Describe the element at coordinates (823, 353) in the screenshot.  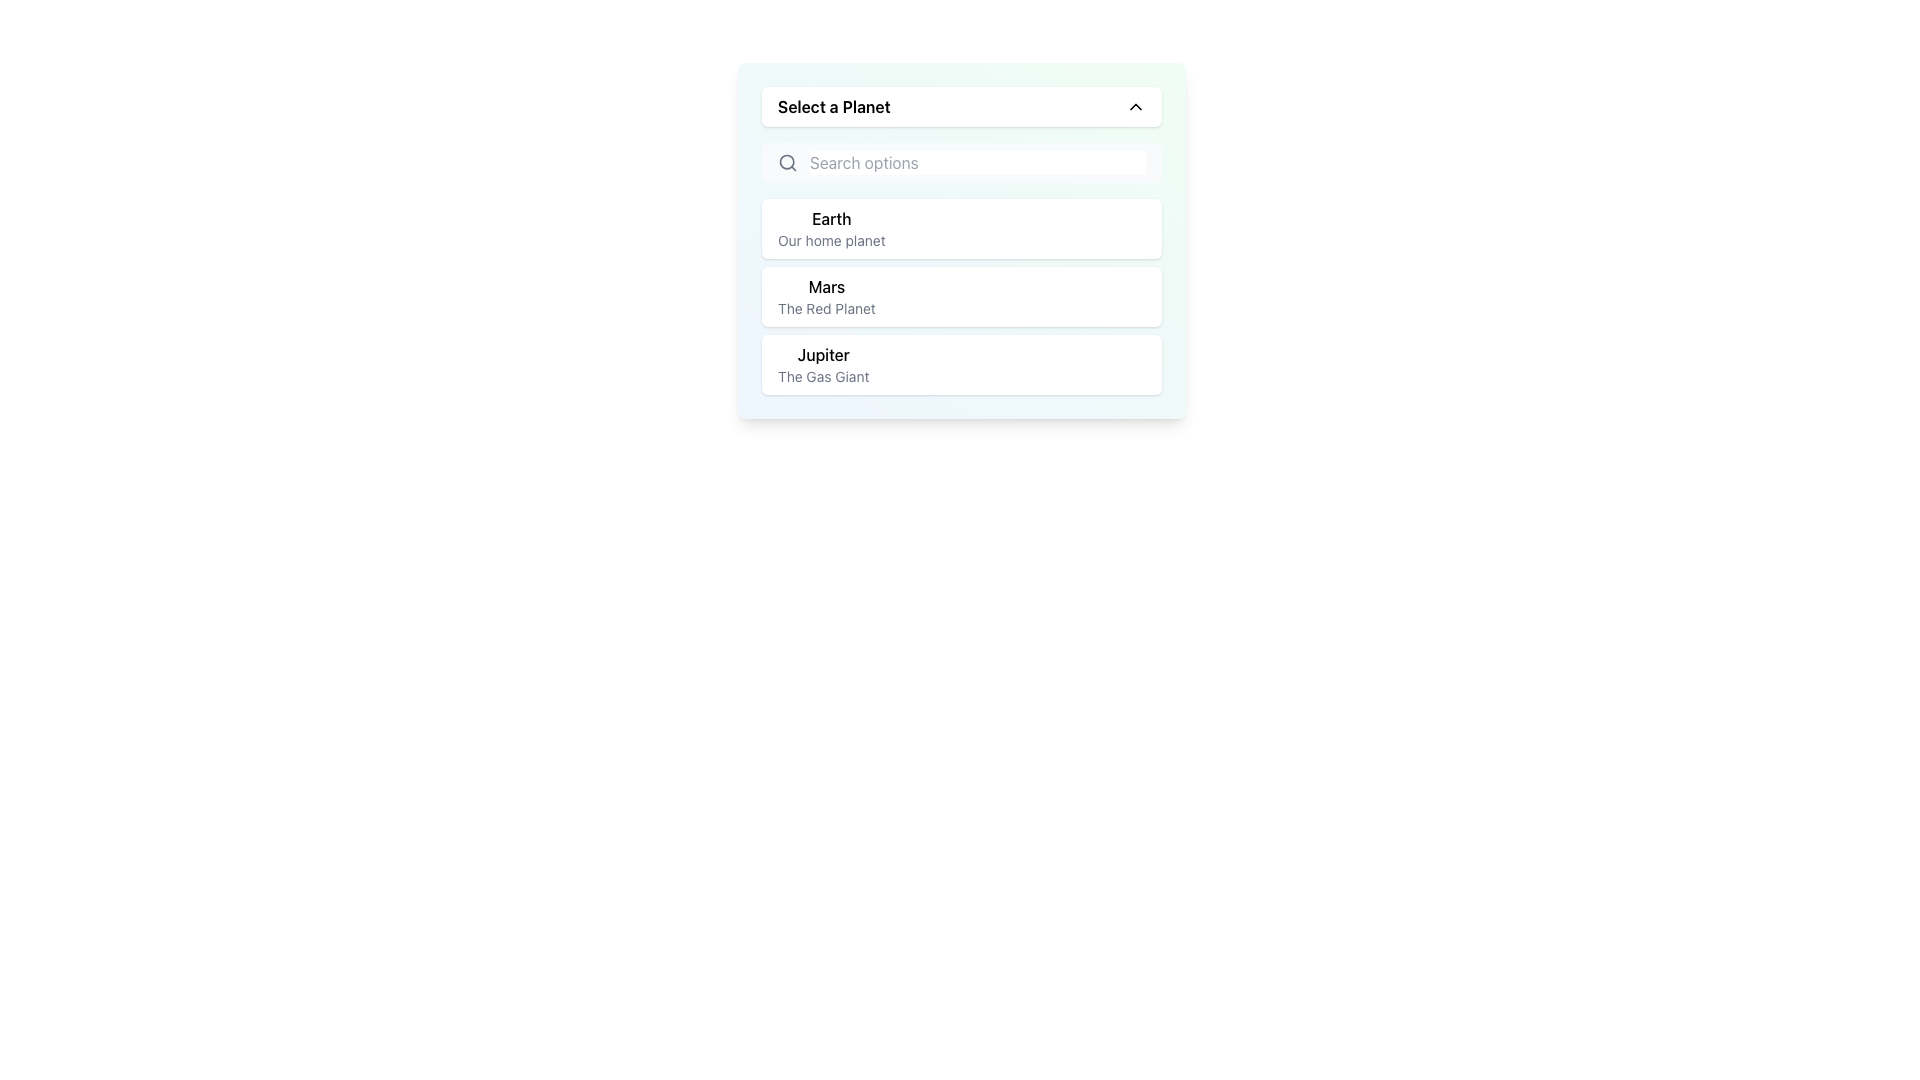
I see `the text label representing 'Jupiter' in the selectable list of planets` at that location.